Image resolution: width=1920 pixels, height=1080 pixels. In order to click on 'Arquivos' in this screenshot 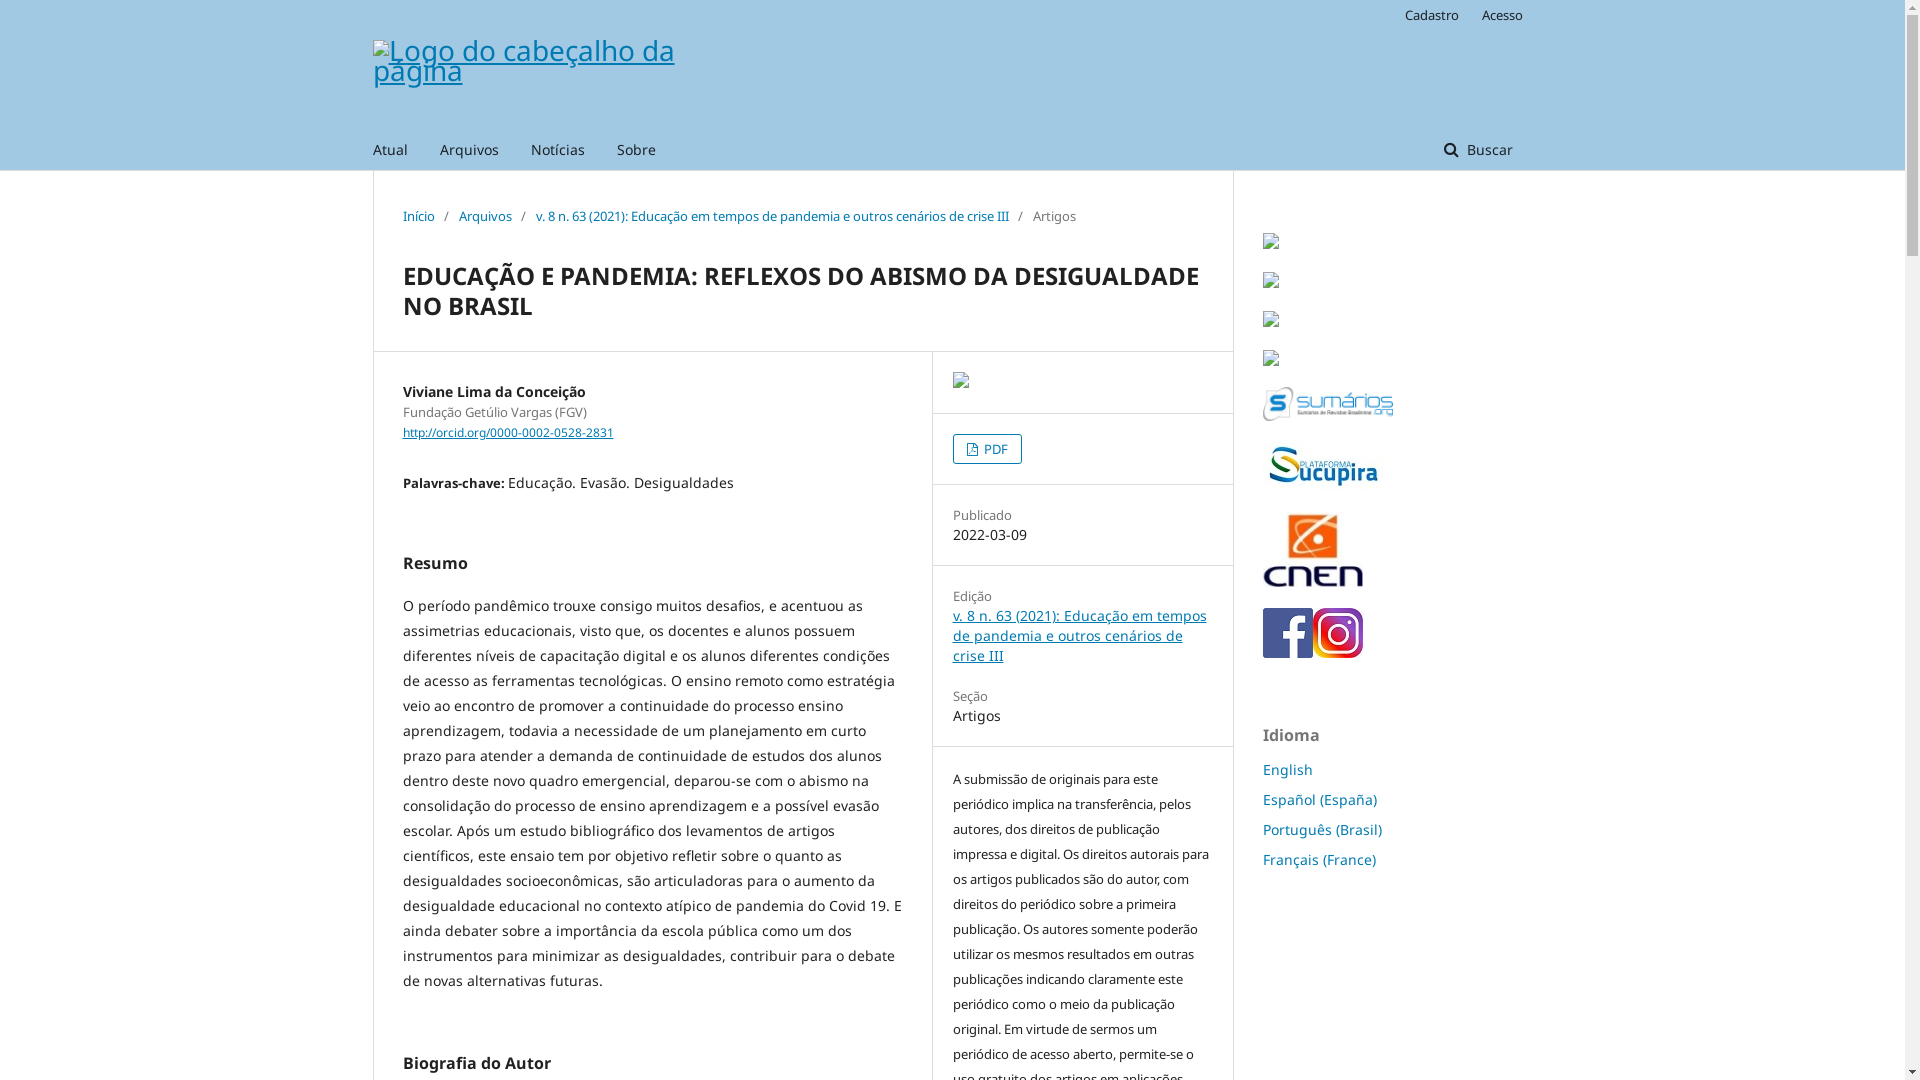, I will do `click(468, 149)`.